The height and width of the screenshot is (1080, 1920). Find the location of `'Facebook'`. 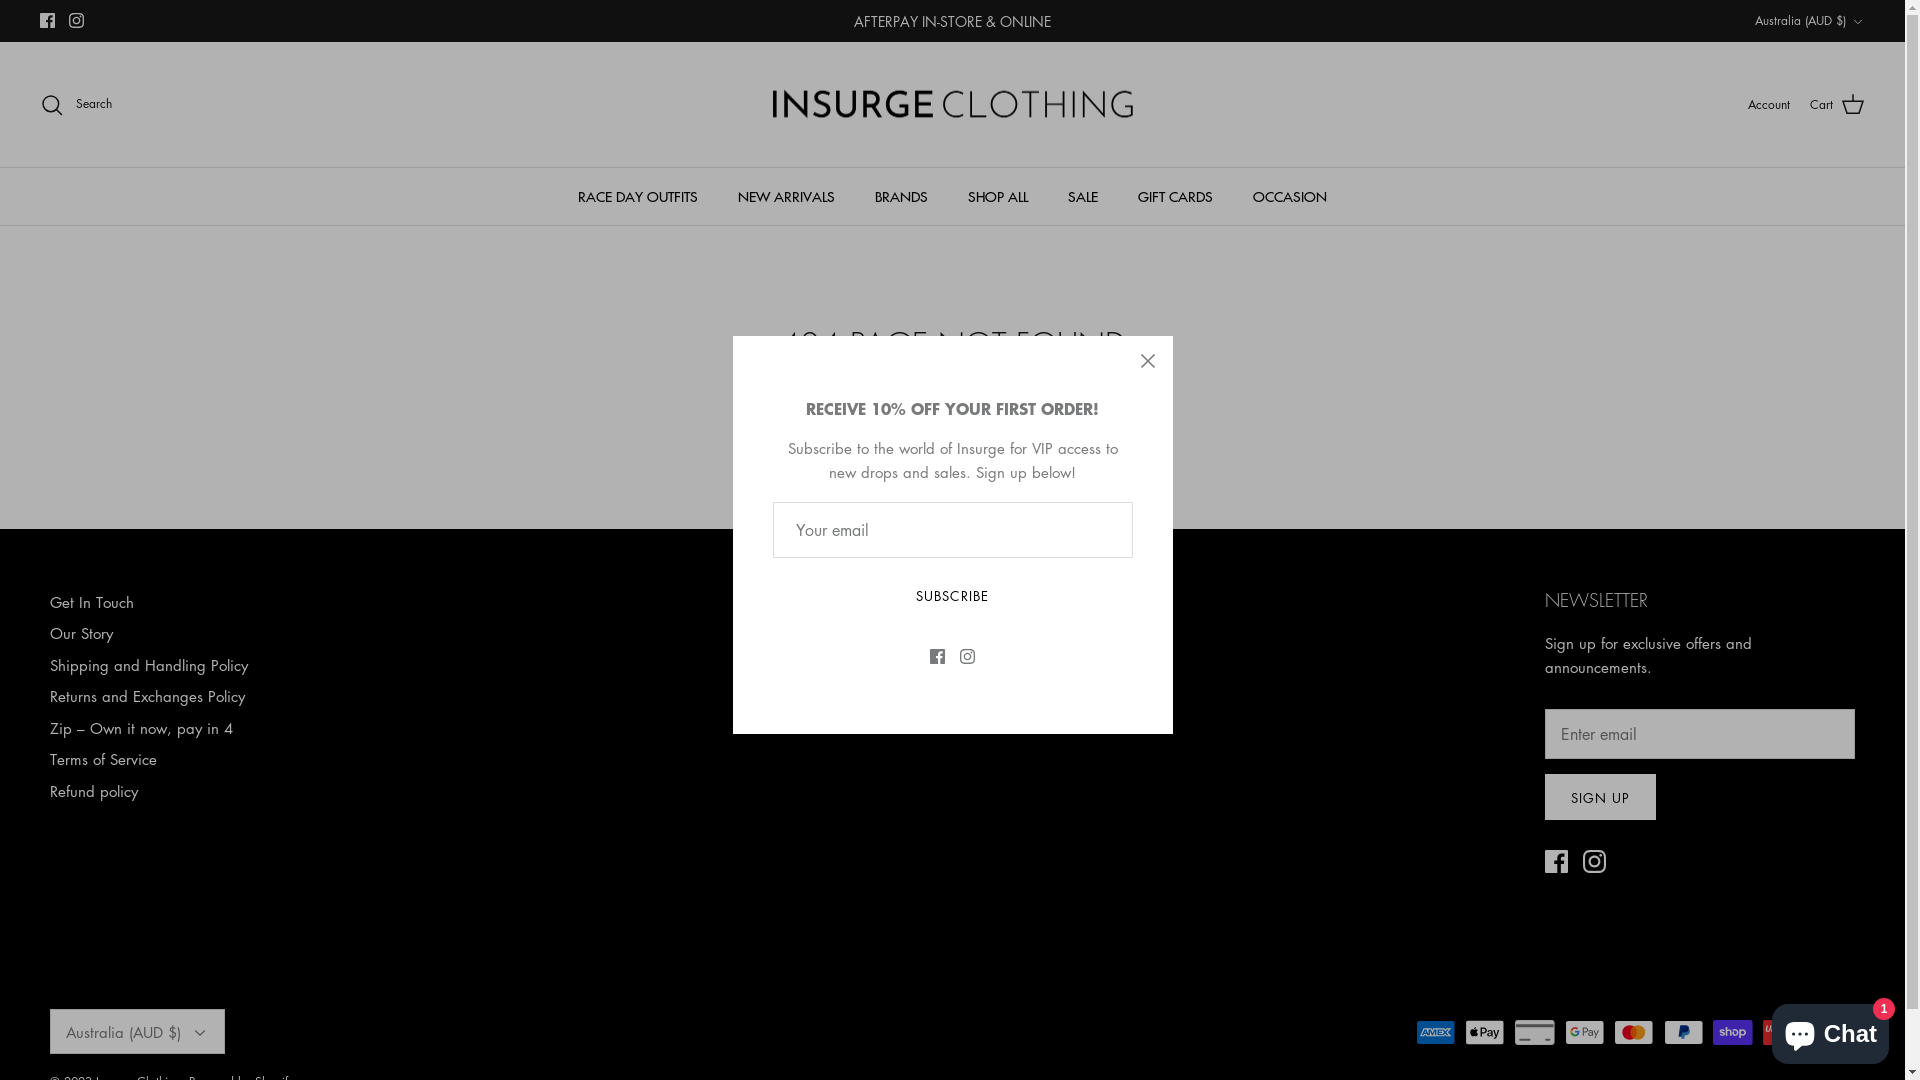

'Facebook' is located at coordinates (1555, 860).